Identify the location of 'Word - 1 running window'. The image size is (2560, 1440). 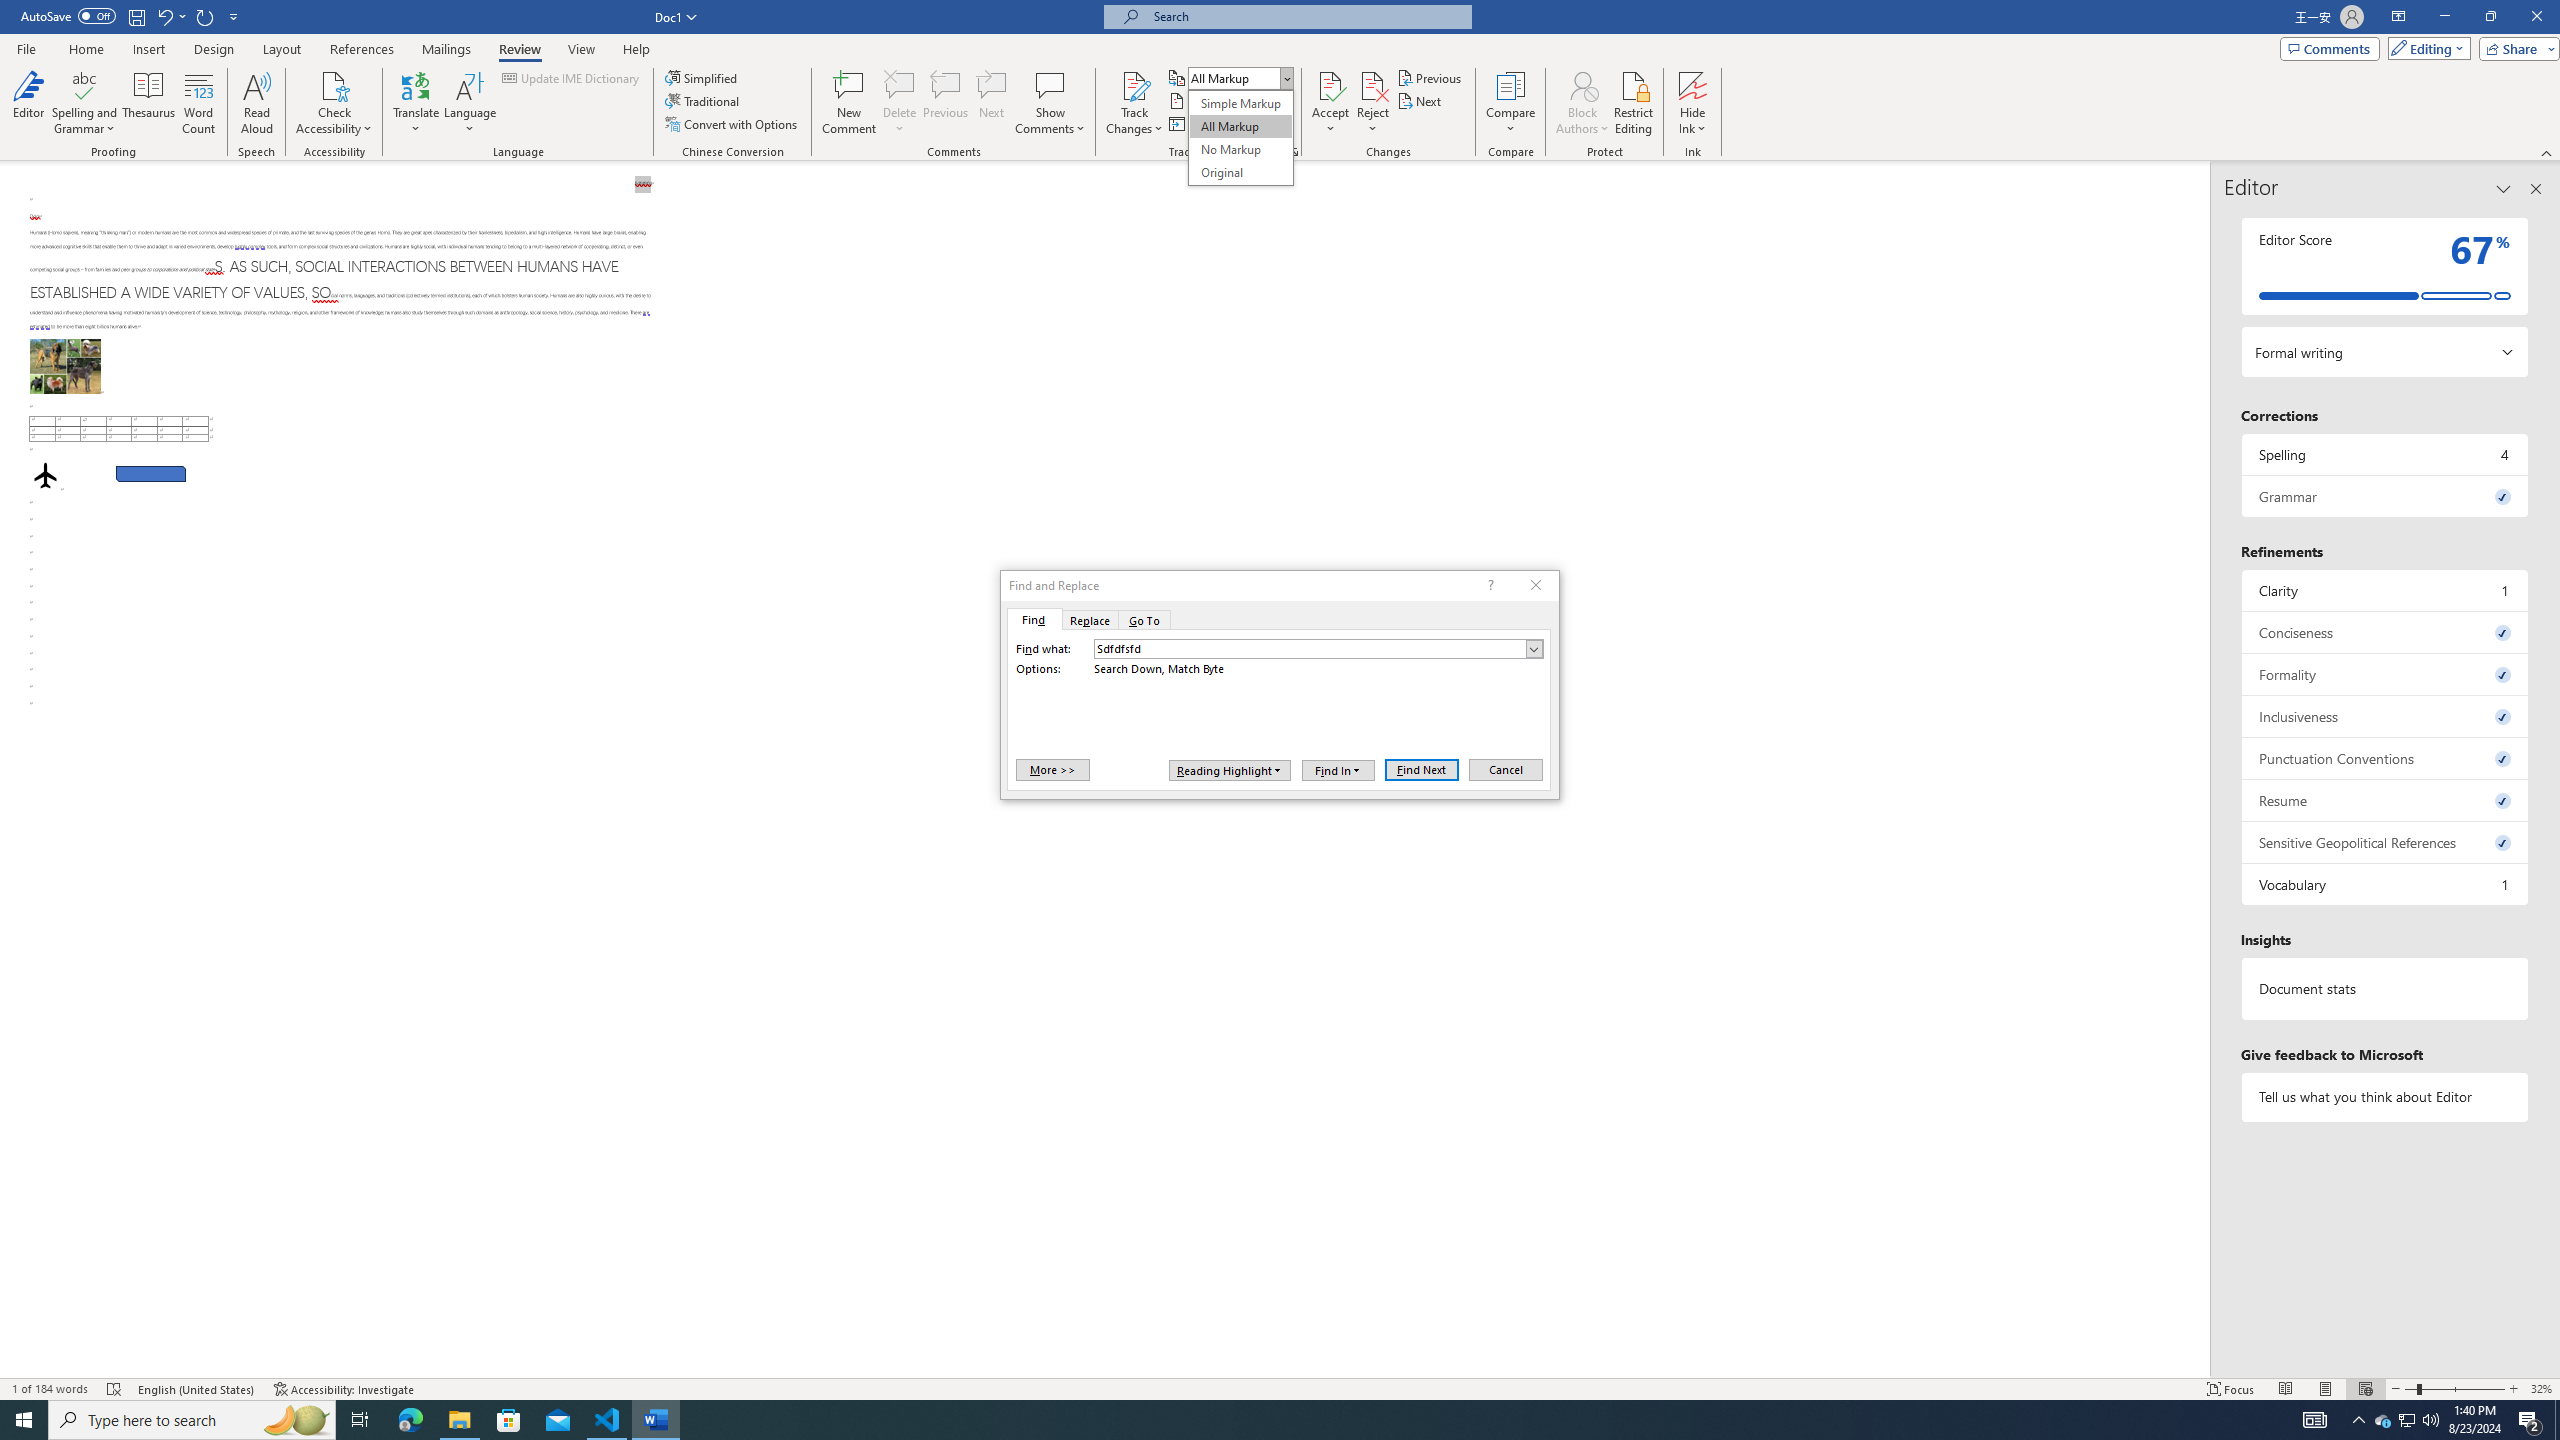
(656, 1418).